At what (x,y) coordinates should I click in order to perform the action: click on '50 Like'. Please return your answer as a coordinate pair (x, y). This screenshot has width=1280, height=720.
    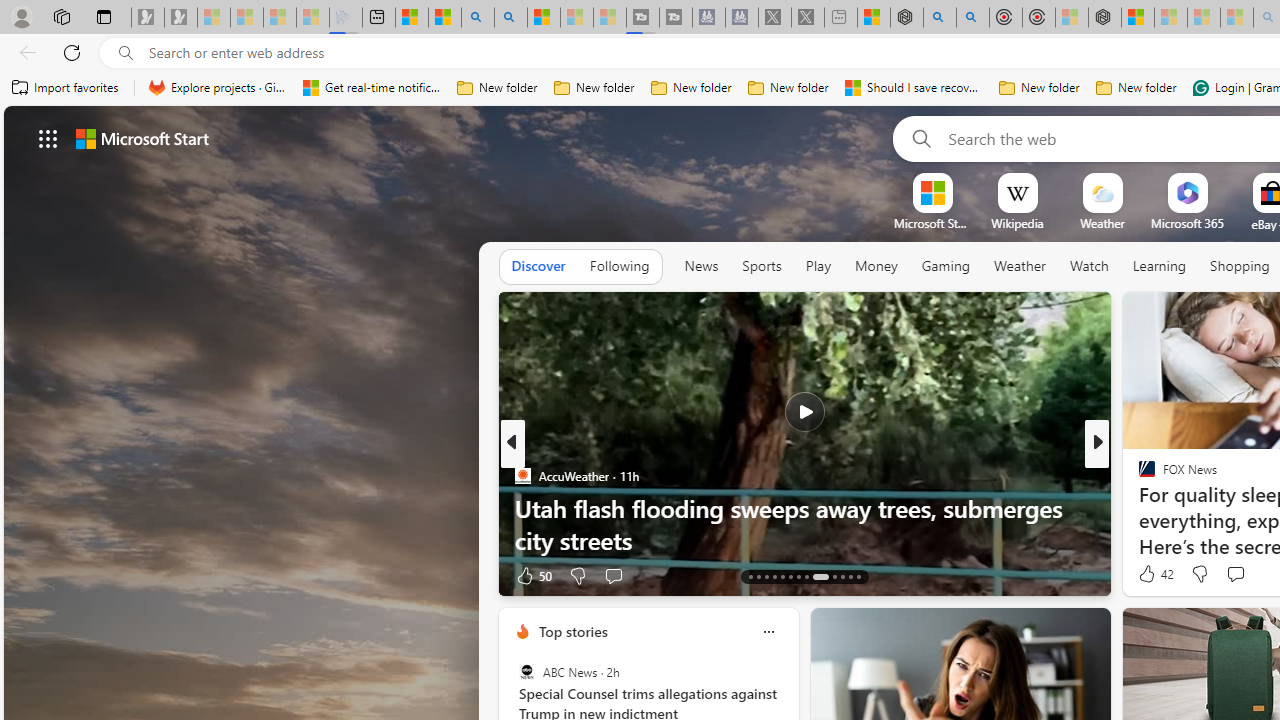
    Looking at the image, I should click on (533, 575).